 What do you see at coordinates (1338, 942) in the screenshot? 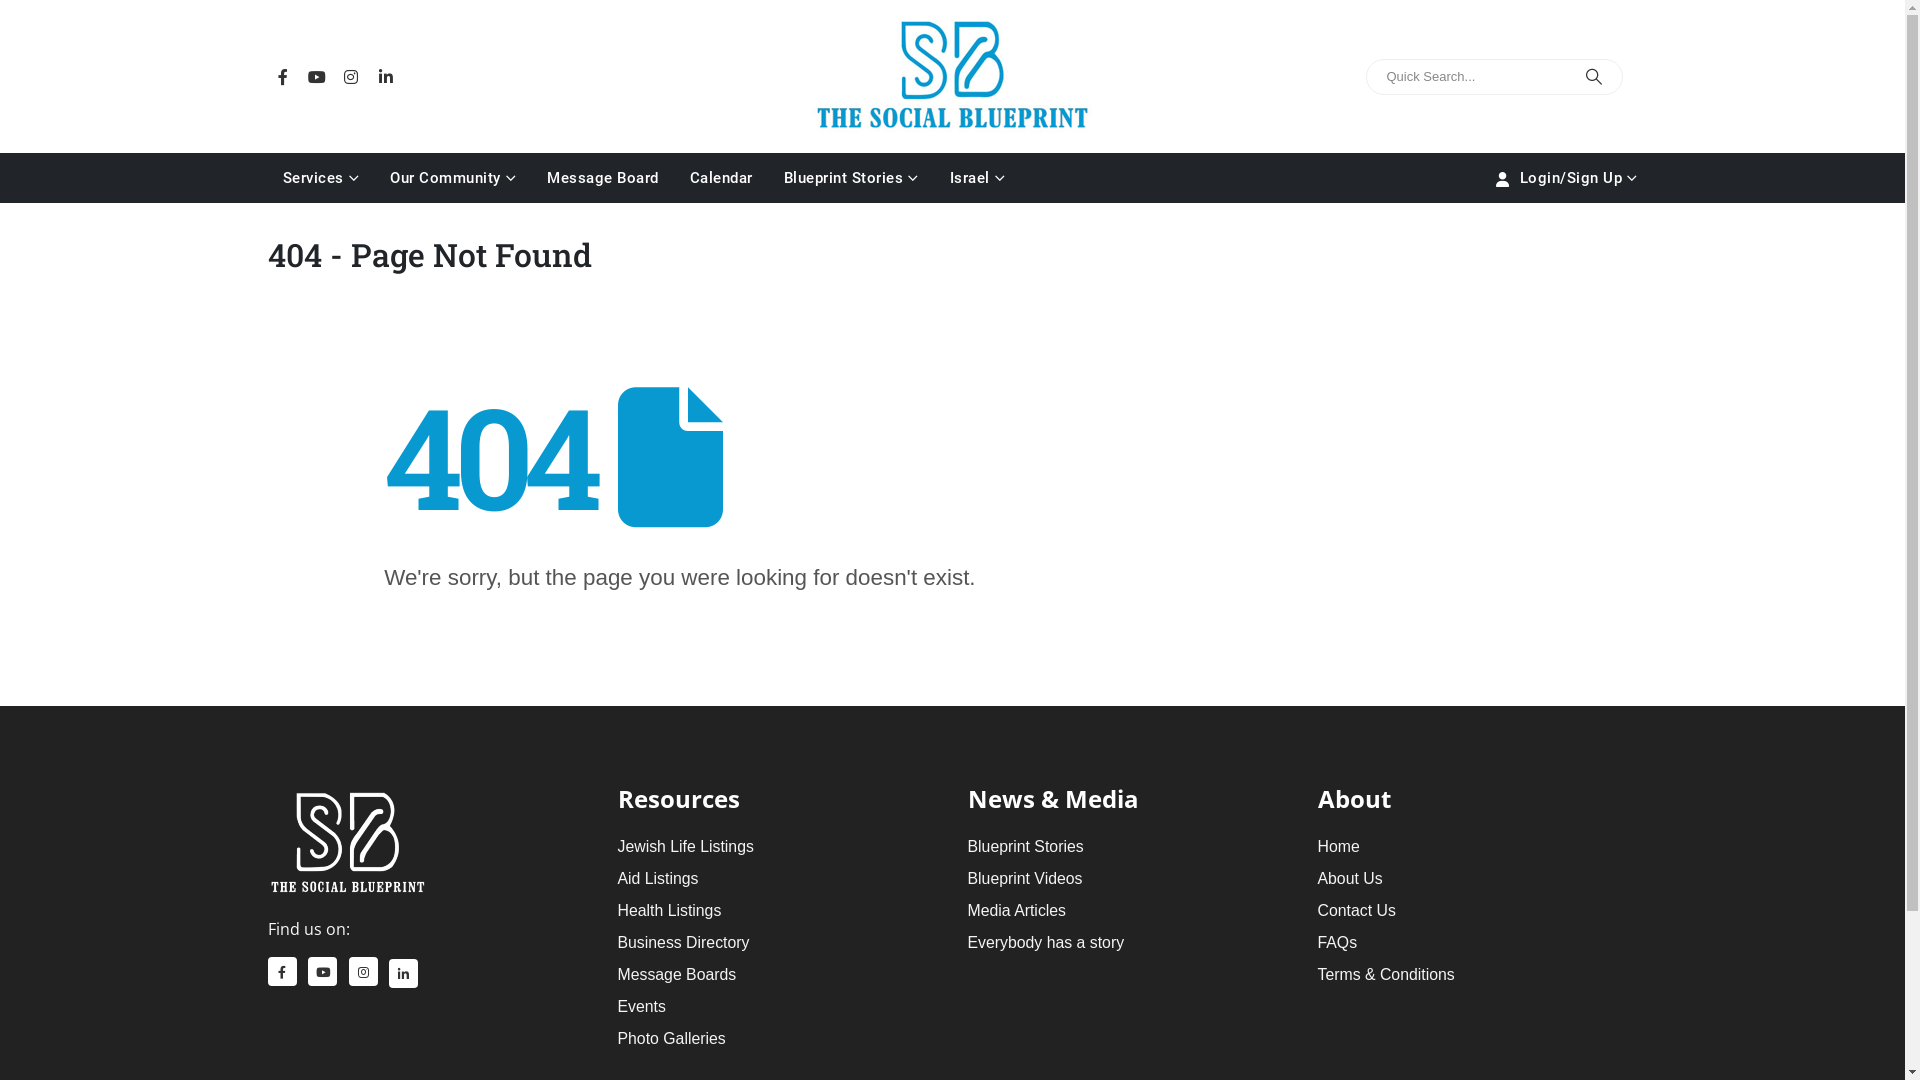
I see `'FAQs'` at bounding box center [1338, 942].